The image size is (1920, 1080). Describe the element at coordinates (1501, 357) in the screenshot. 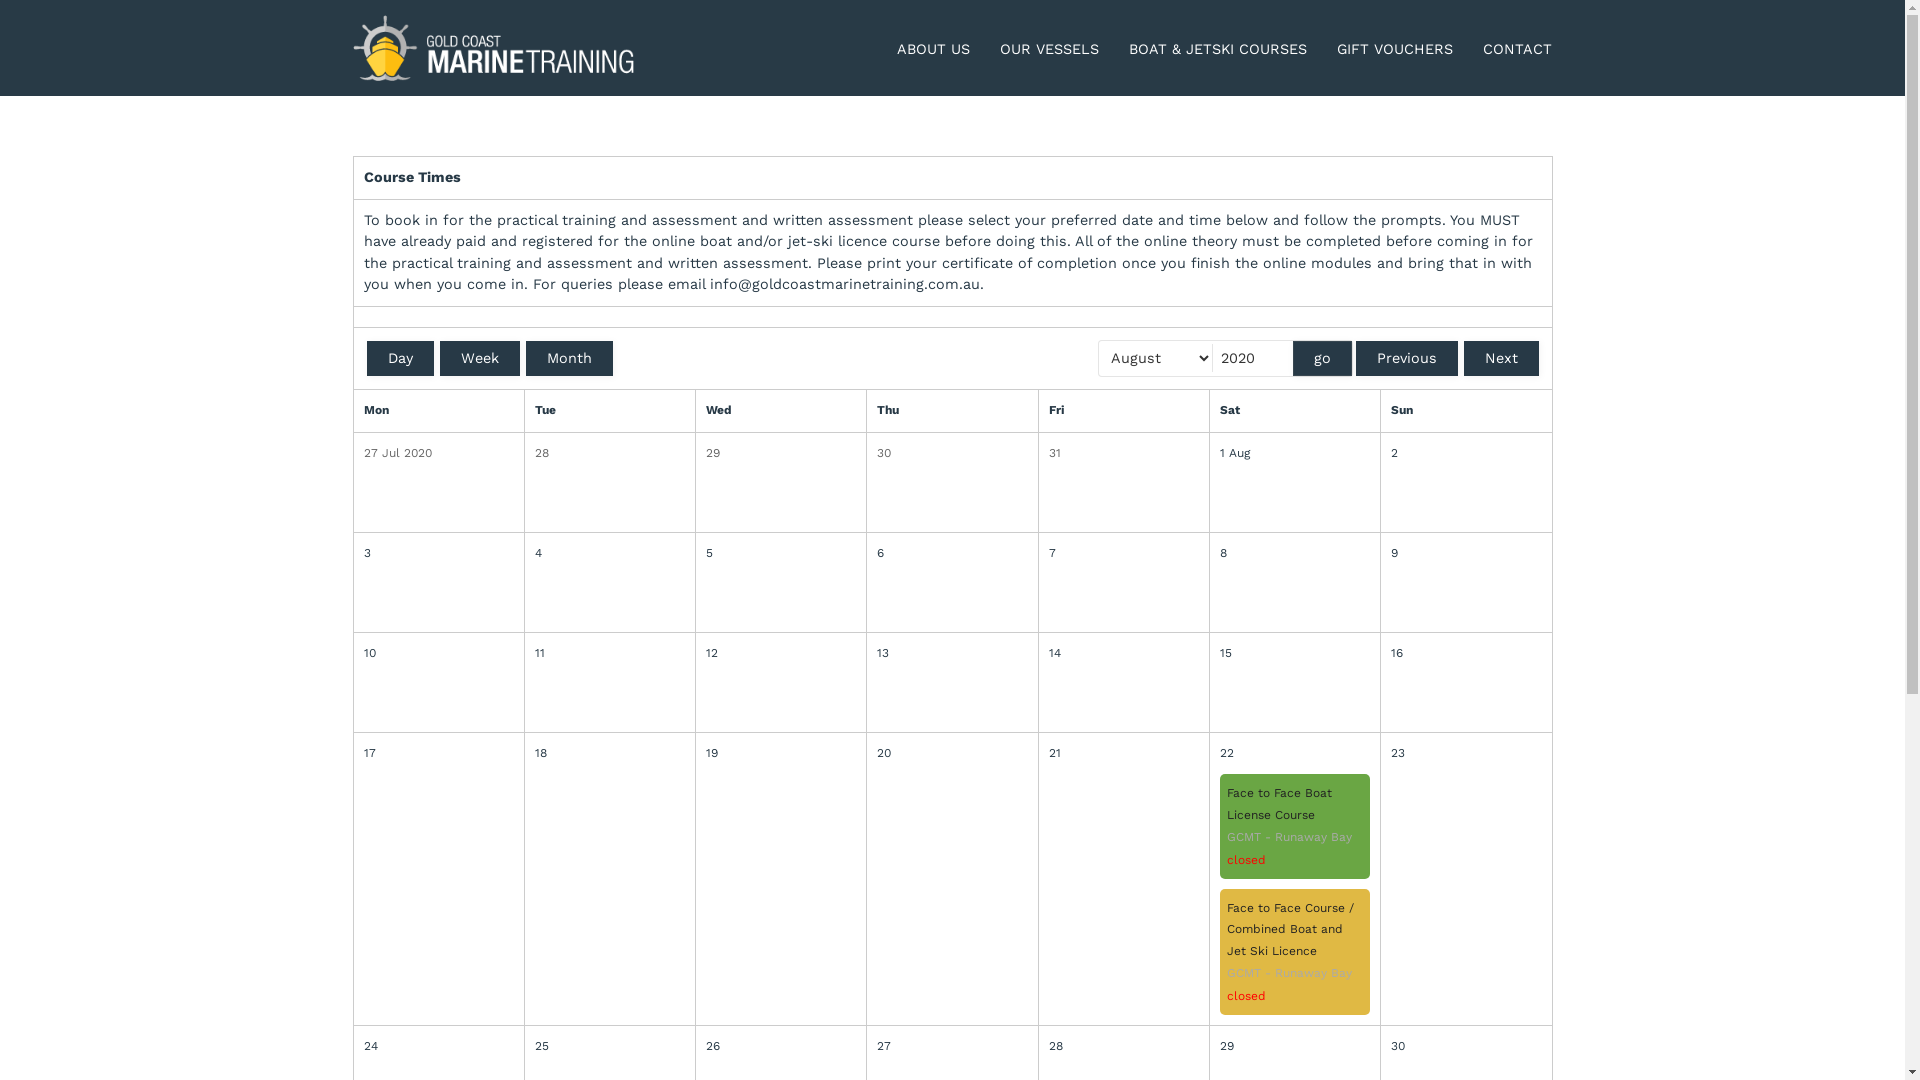

I see `'Next'` at that location.